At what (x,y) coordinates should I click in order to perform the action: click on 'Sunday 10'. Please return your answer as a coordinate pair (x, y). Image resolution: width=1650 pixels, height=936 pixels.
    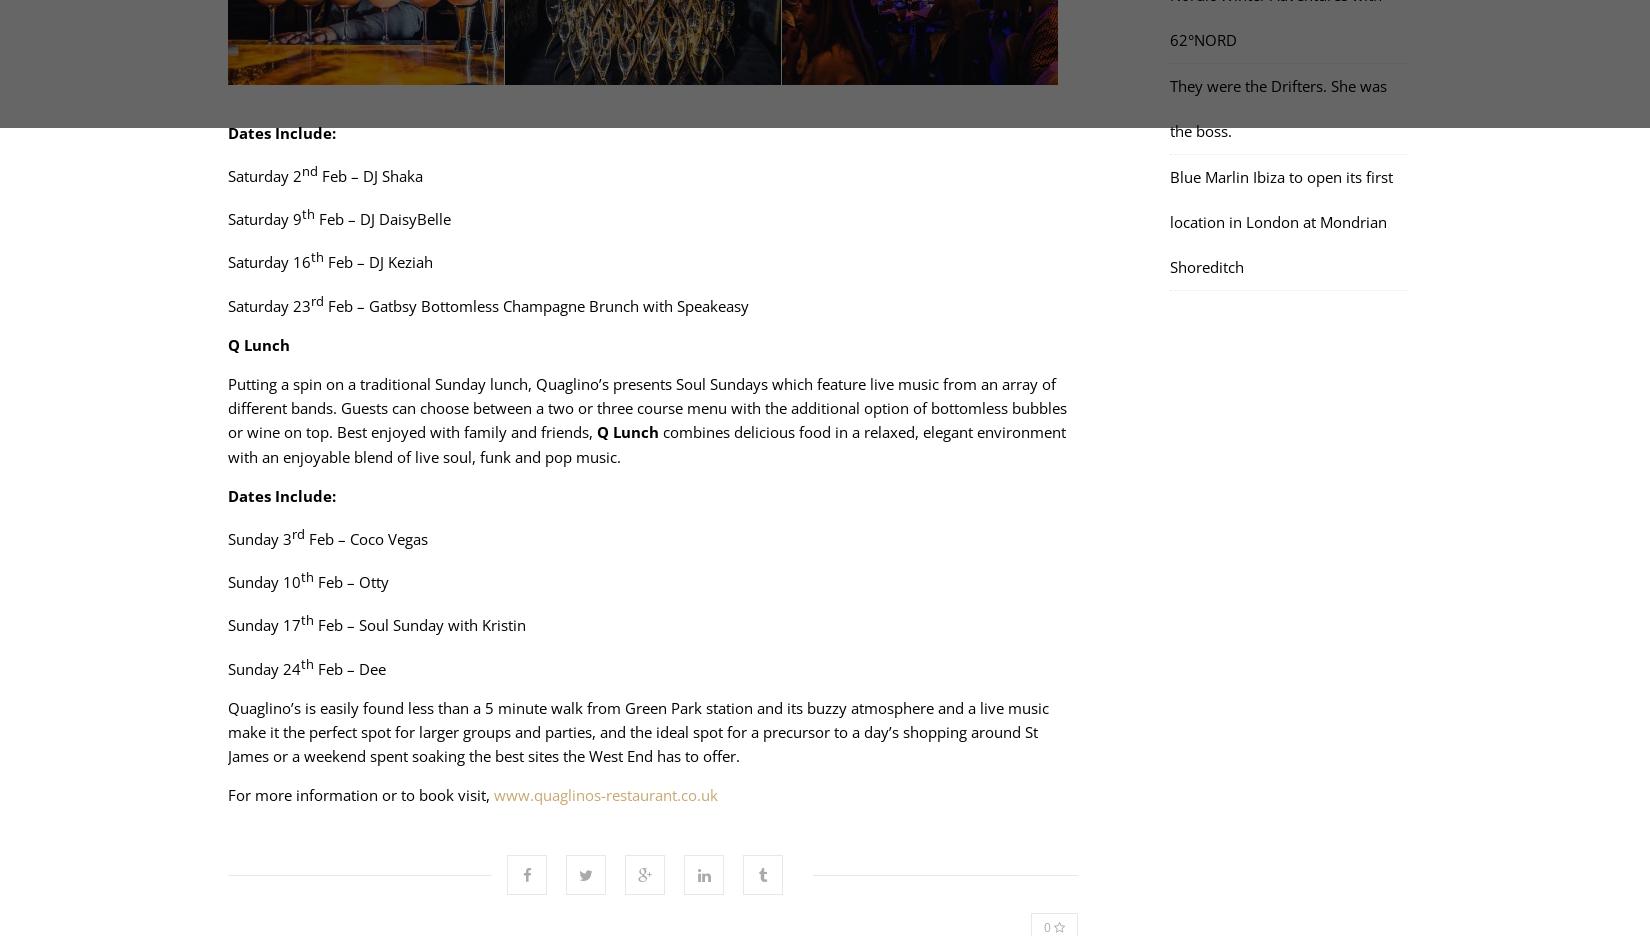
    Looking at the image, I should click on (263, 581).